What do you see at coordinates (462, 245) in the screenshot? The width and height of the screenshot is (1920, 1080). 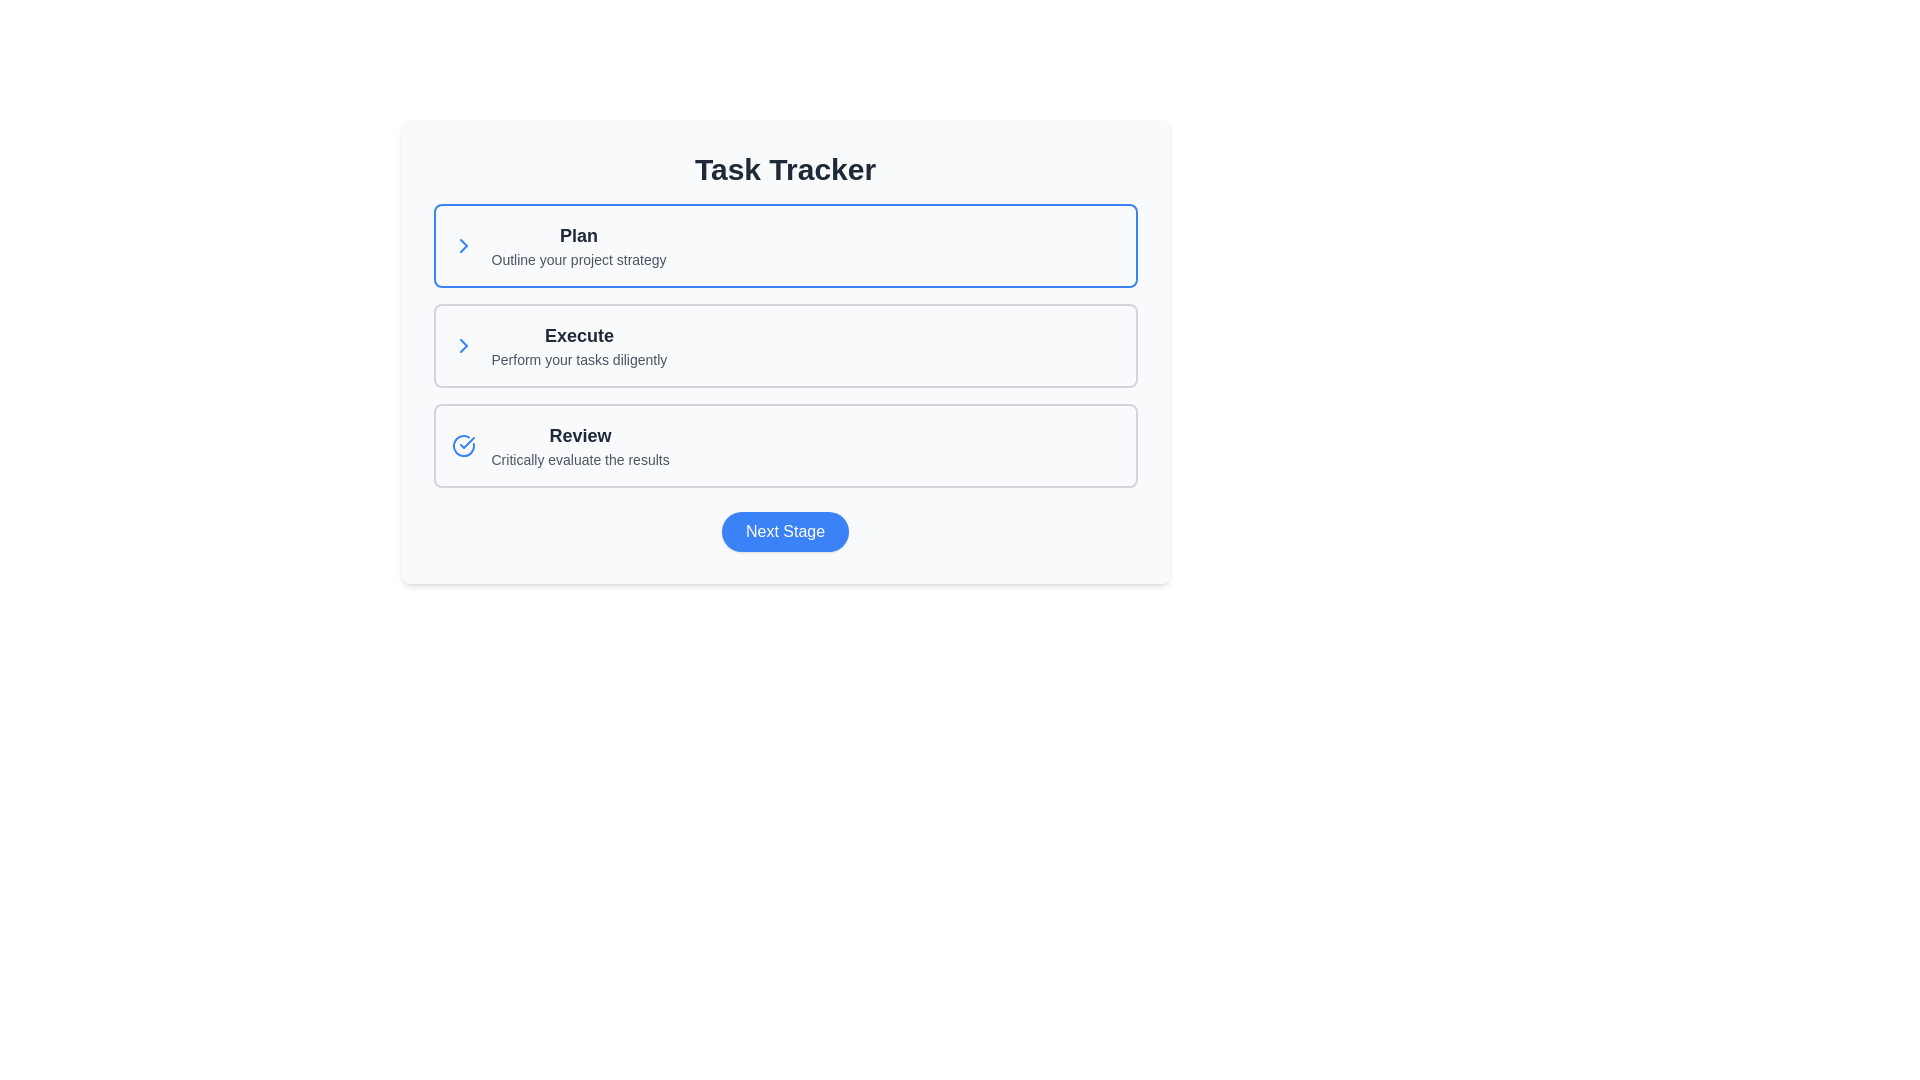 I see `the Chevron icon located within the second list item 'Execute Perform your tasks diligently' to indicate further interaction options` at bounding box center [462, 245].